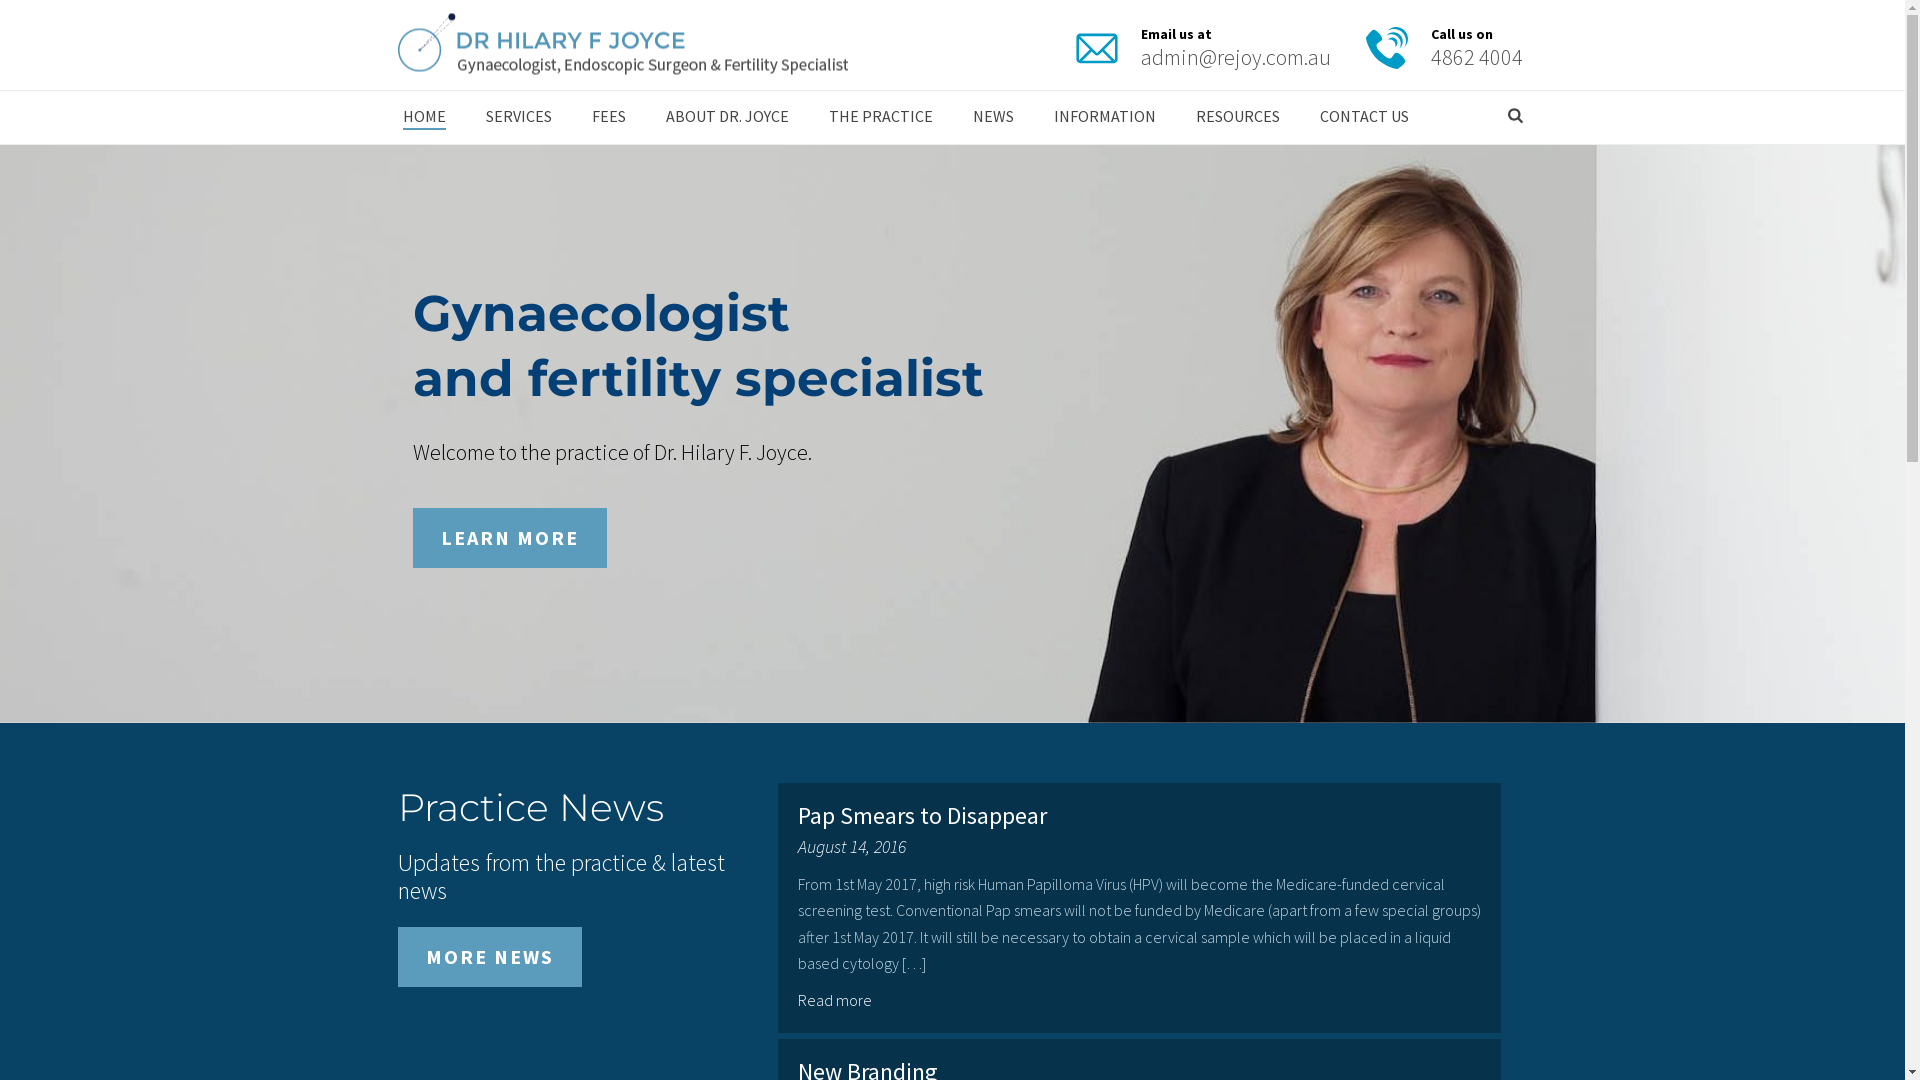 The image size is (1920, 1080). Describe the element at coordinates (879, 117) in the screenshot. I see `'THE PRACTICE'` at that location.